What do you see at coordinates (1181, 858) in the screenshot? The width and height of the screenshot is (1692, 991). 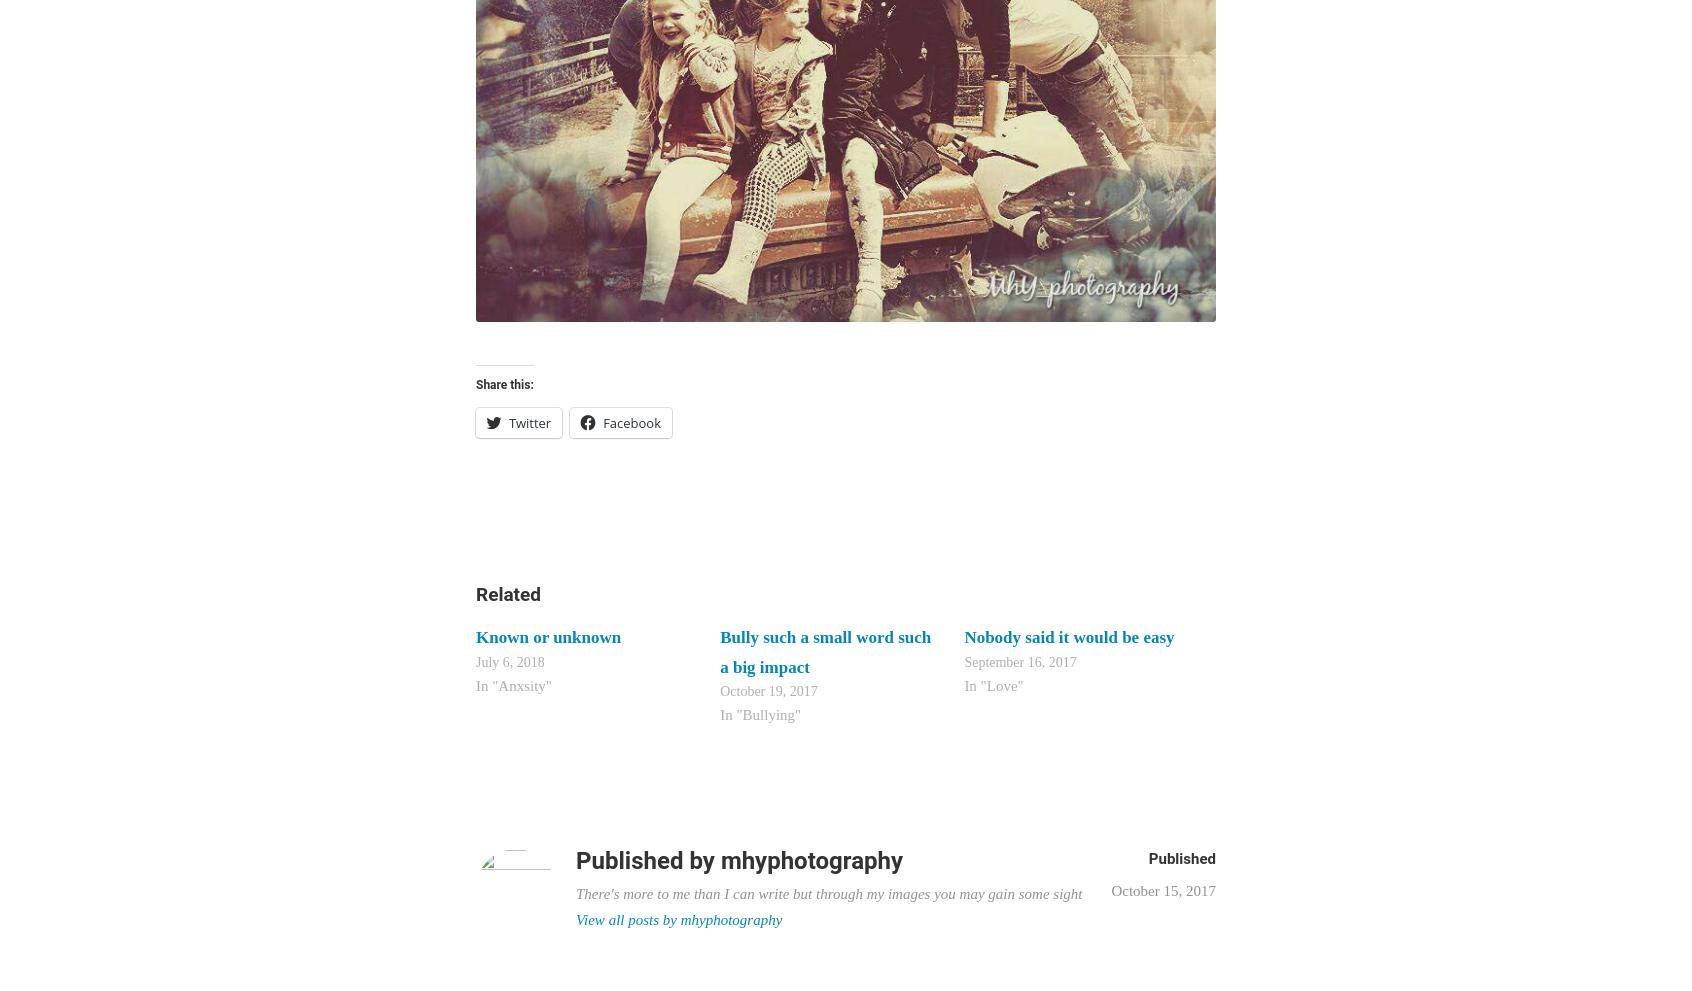 I see `'Published'` at bounding box center [1181, 858].